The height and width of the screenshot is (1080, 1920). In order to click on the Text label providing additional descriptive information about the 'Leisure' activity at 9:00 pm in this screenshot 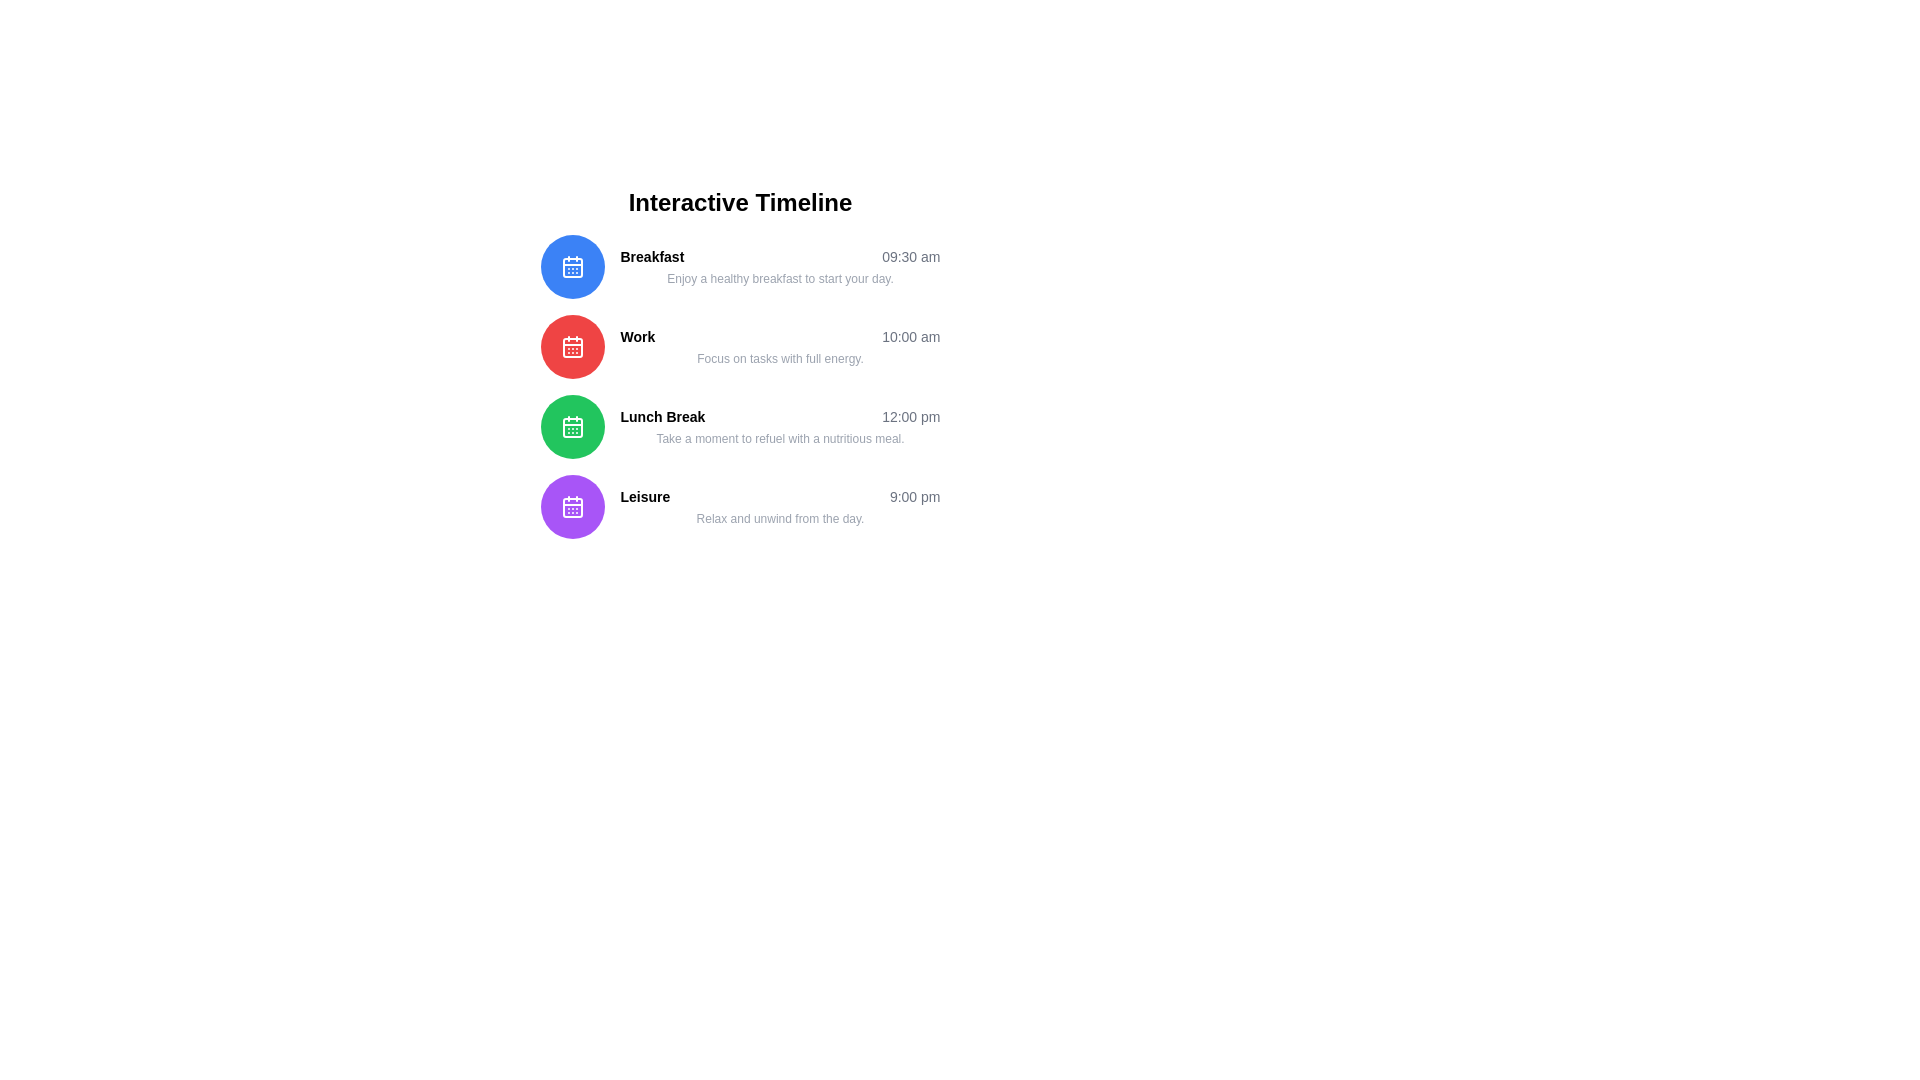, I will do `click(779, 518)`.